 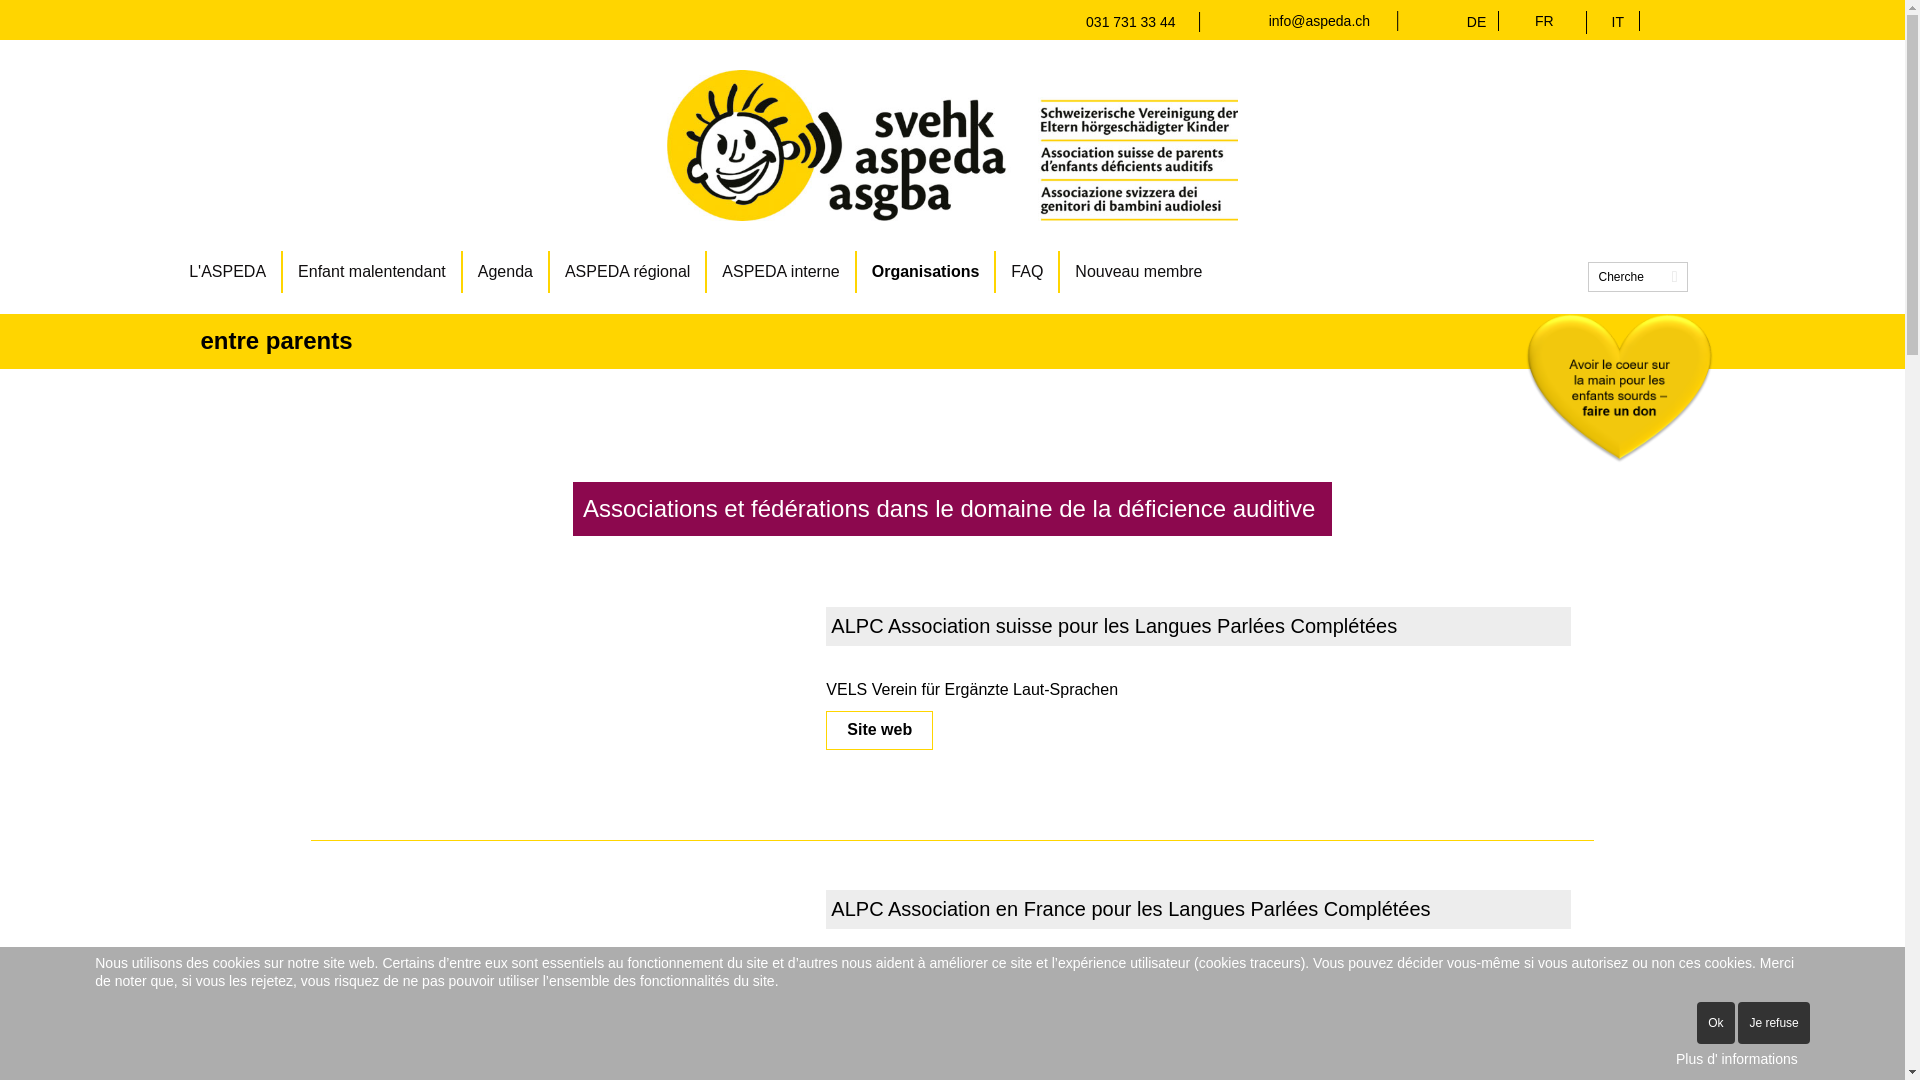 What do you see at coordinates (857, 272) in the screenshot?
I see `'Organisations'` at bounding box center [857, 272].